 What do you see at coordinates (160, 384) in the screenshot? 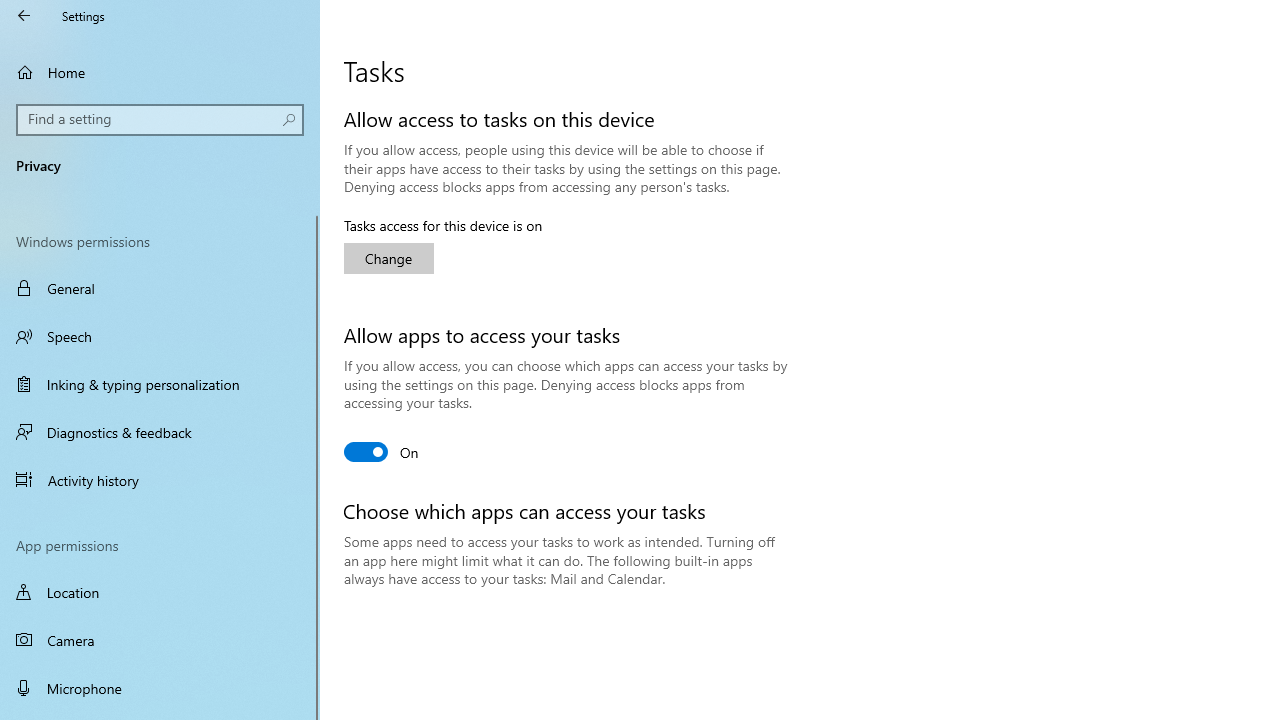
I see `'Inking & typing personalization'` at bounding box center [160, 384].